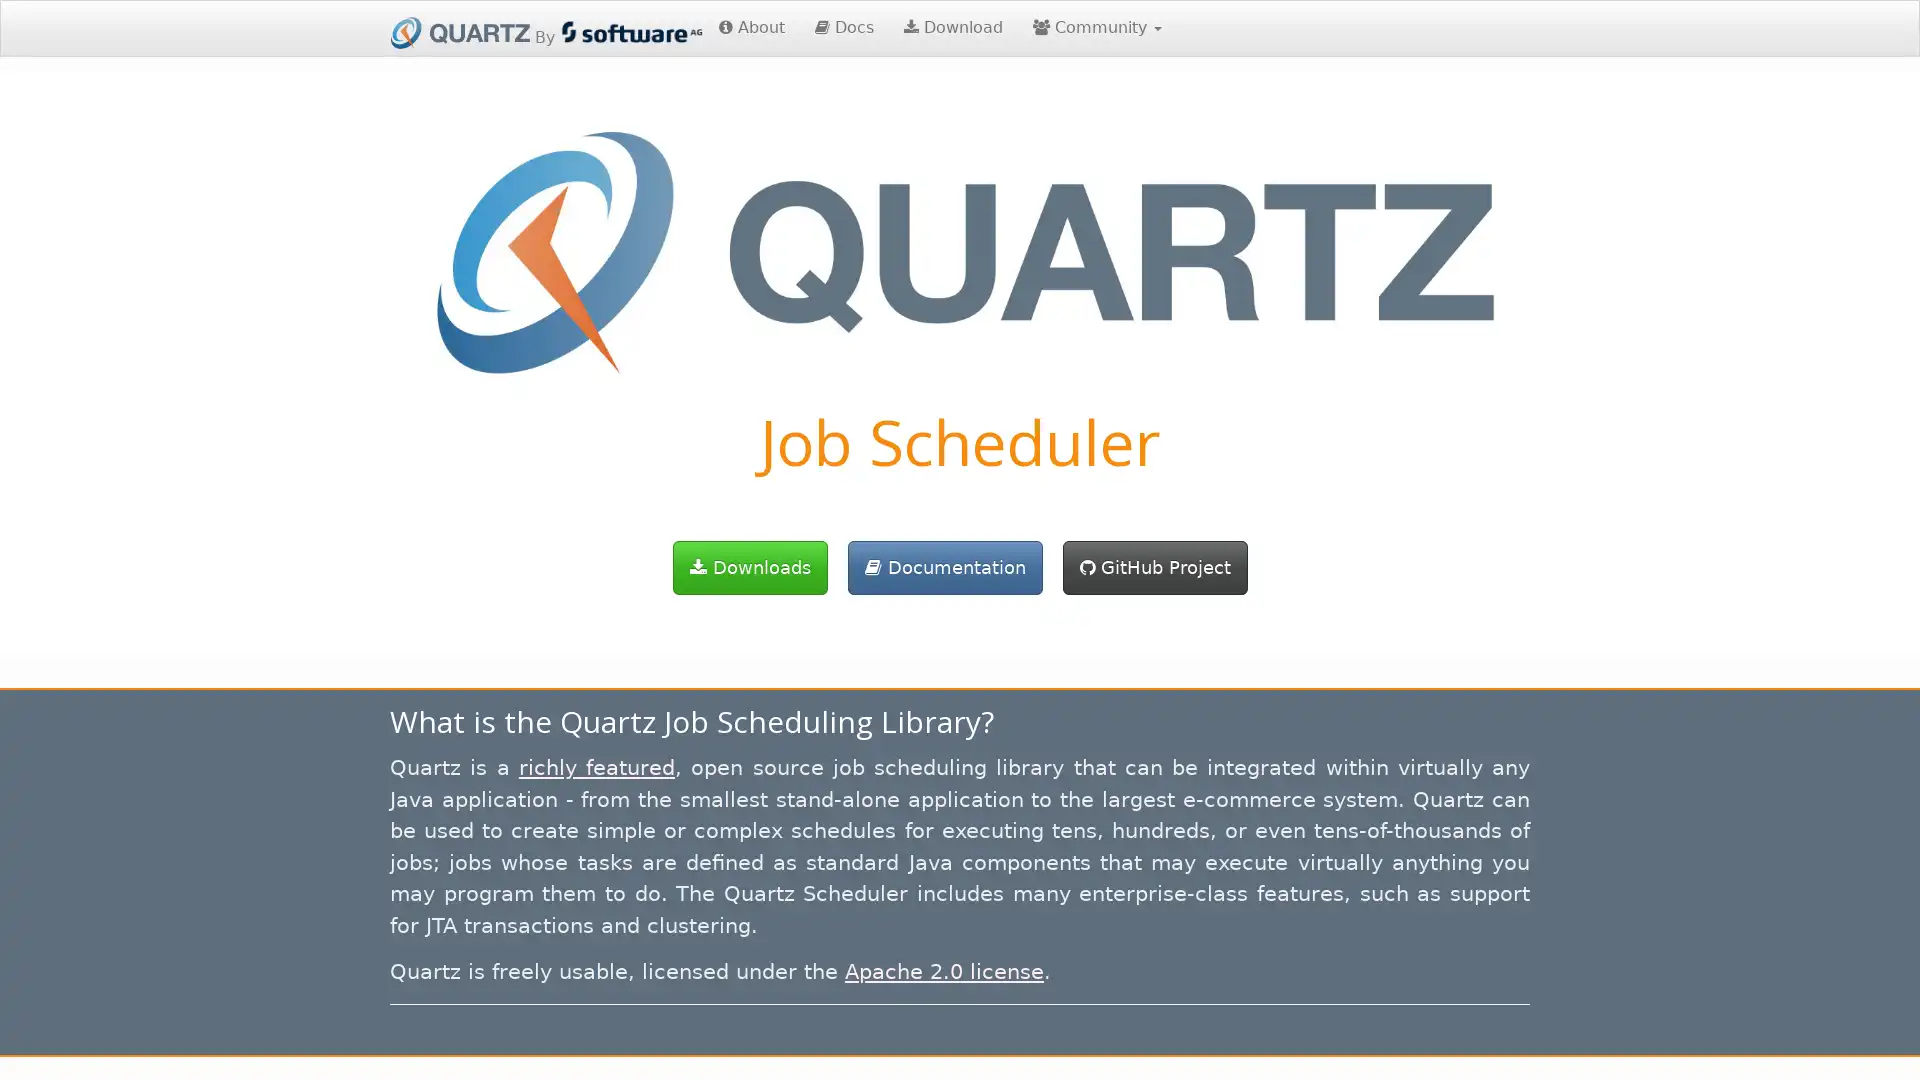  What do you see at coordinates (748, 567) in the screenshot?
I see `Downloads` at bounding box center [748, 567].